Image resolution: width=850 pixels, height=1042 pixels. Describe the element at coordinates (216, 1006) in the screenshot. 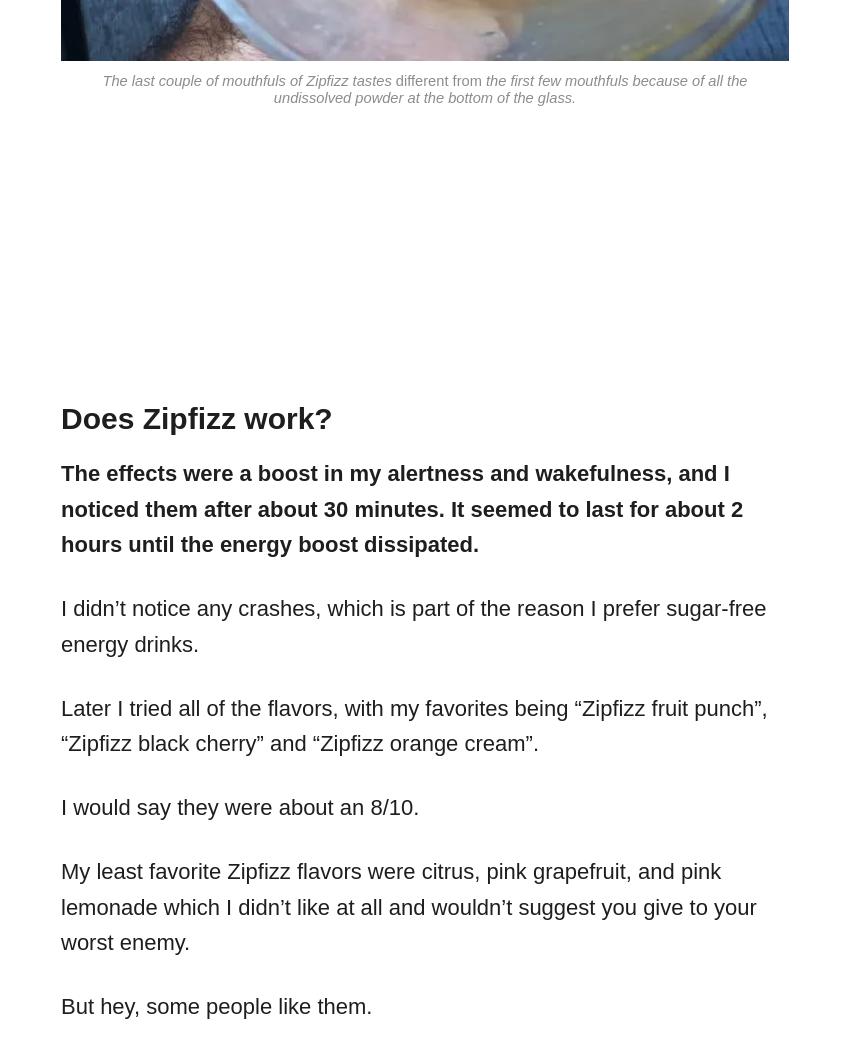

I see `'But hey, some people like them.'` at that location.